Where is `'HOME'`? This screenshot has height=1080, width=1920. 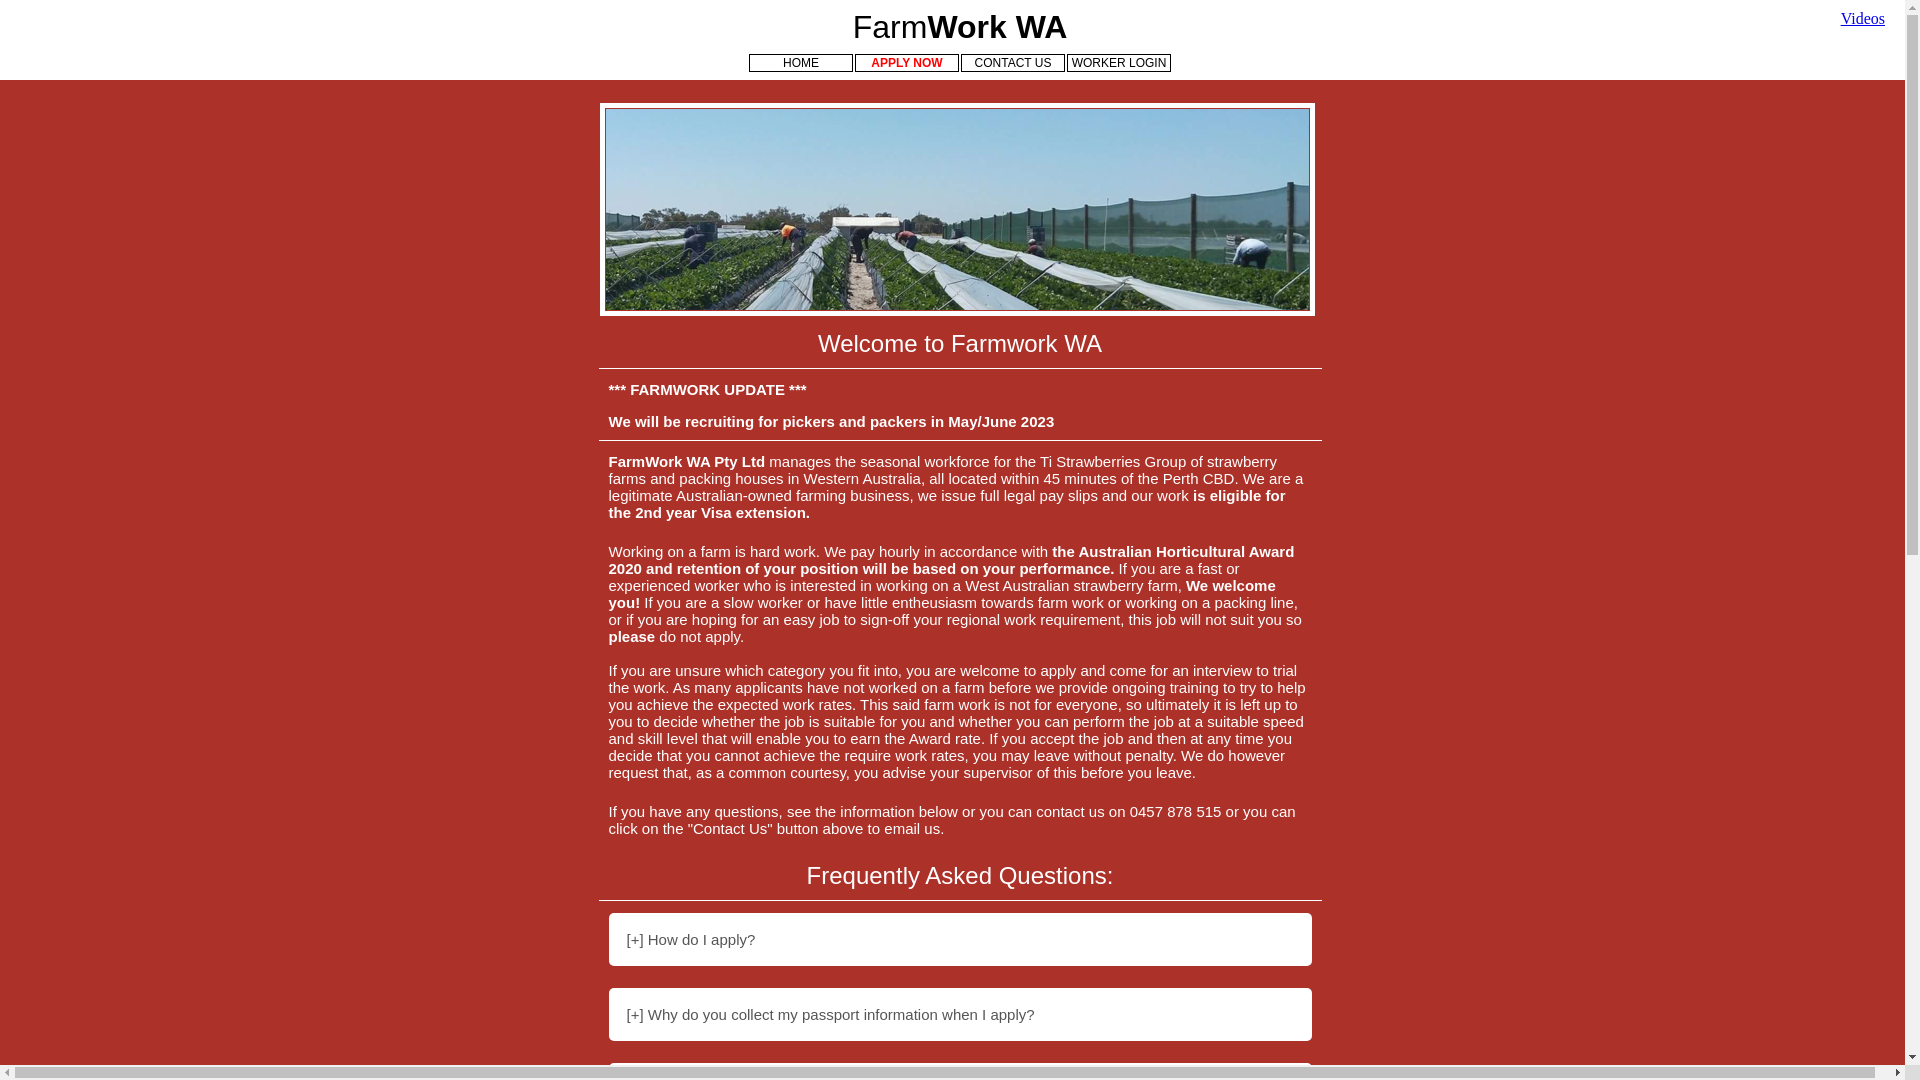
'HOME' is located at coordinates (801, 61).